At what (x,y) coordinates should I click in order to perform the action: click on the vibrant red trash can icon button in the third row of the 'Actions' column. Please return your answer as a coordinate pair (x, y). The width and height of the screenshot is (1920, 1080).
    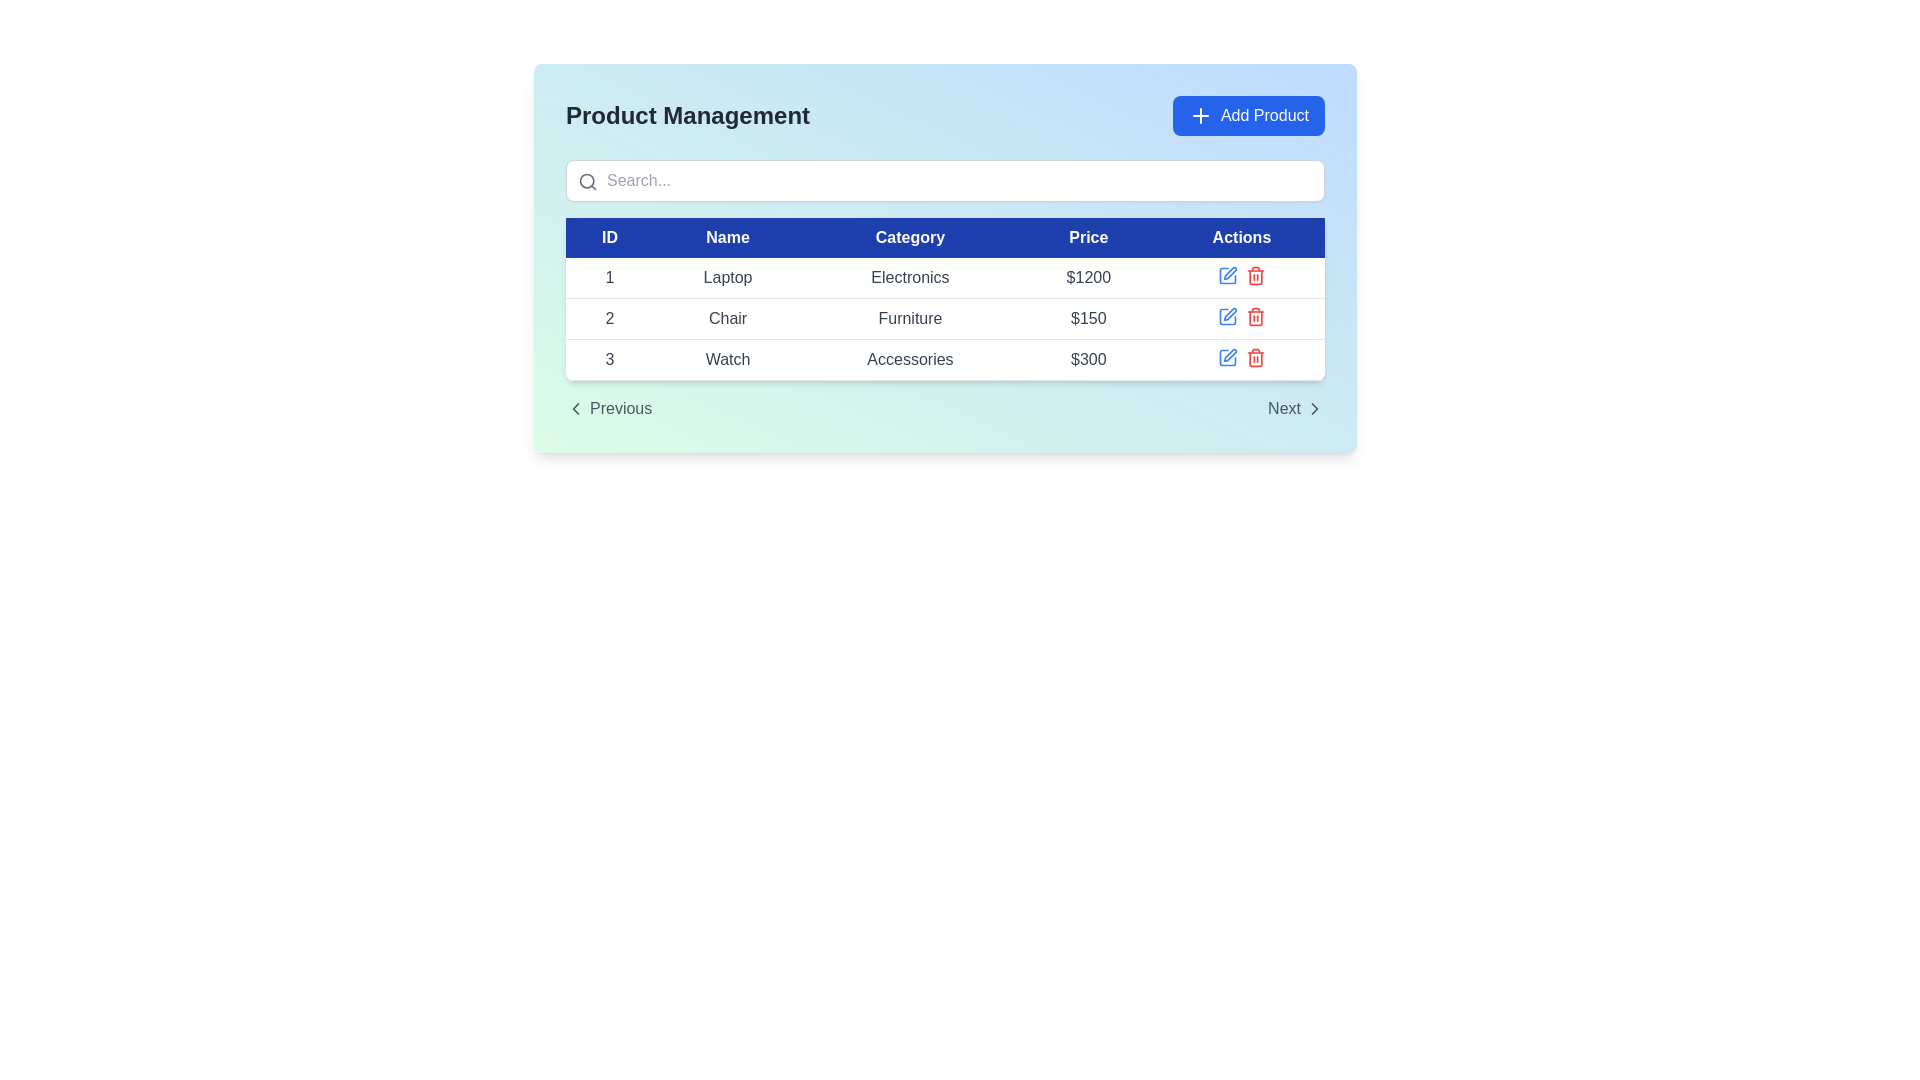
    Looking at the image, I should click on (1254, 357).